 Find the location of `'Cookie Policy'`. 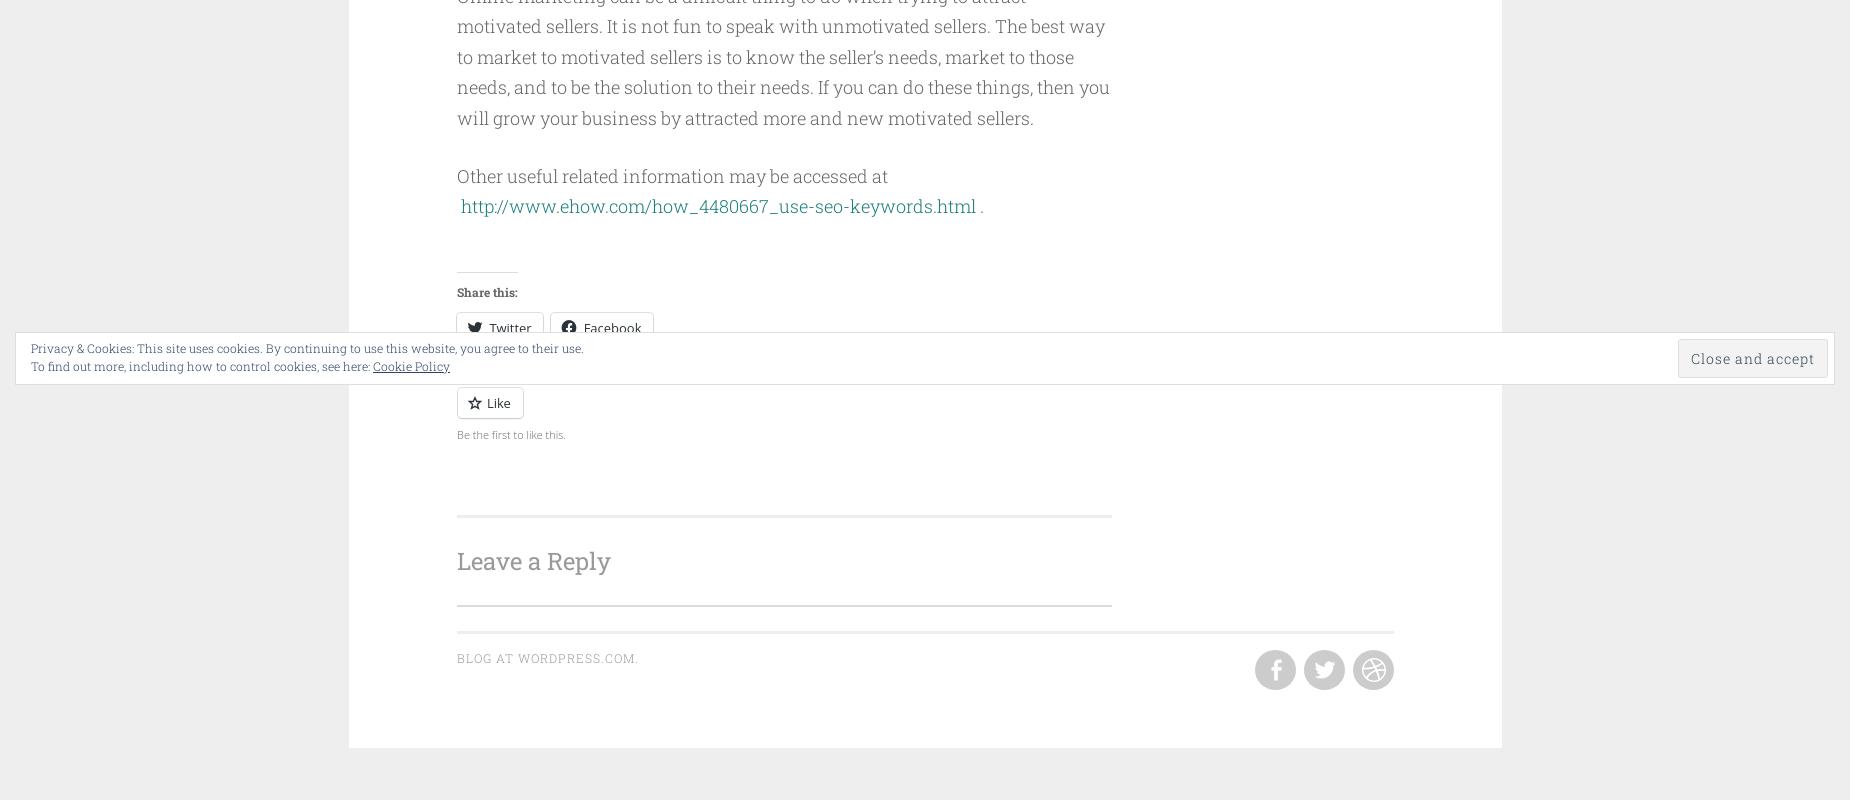

'Cookie Policy' is located at coordinates (410, 366).